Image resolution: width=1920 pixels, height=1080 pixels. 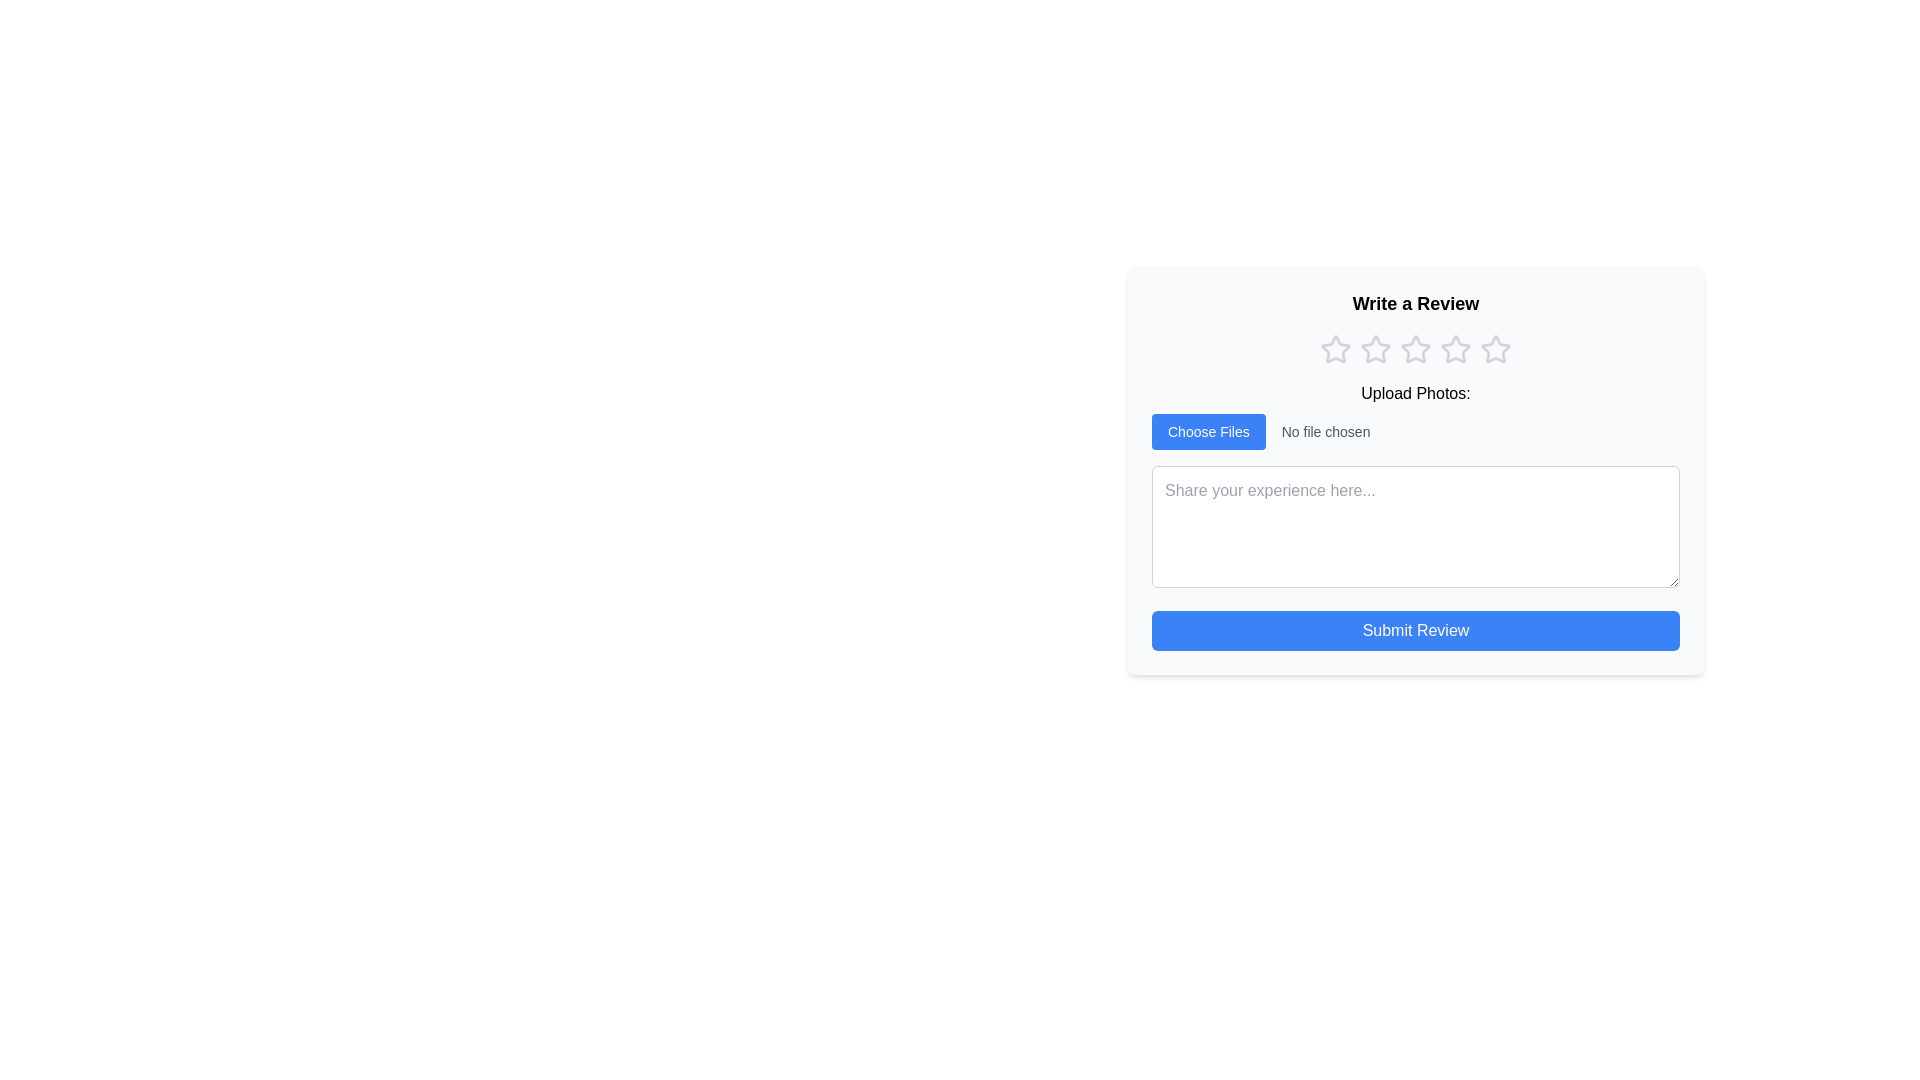 What do you see at coordinates (1415, 304) in the screenshot?
I see `the text label displaying 'Write a Review'` at bounding box center [1415, 304].